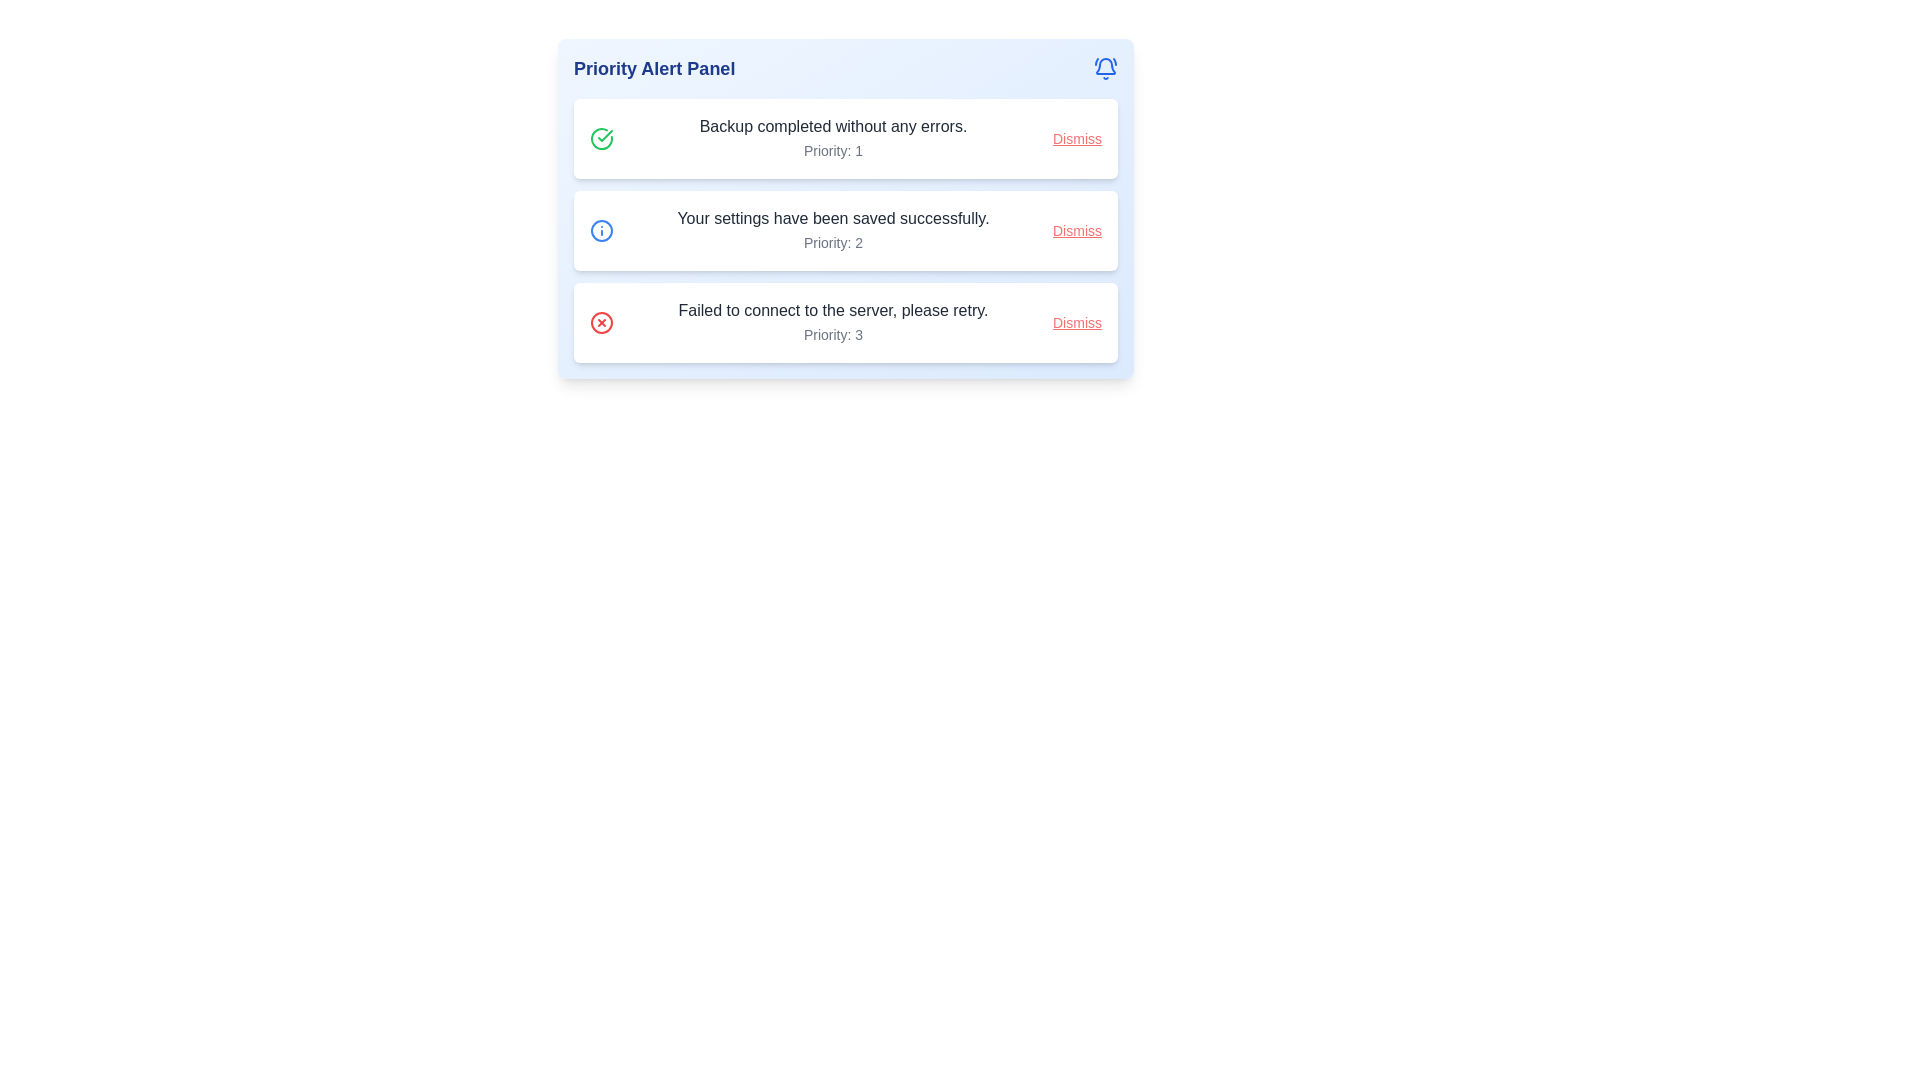 This screenshot has width=1920, height=1080. What do you see at coordinates (600, 230) in the screenshot?
I see `the circular graphical element of the informational icon located to the left of the second alert box in the Priority Alert Panel` at bounding box center [600, 230].